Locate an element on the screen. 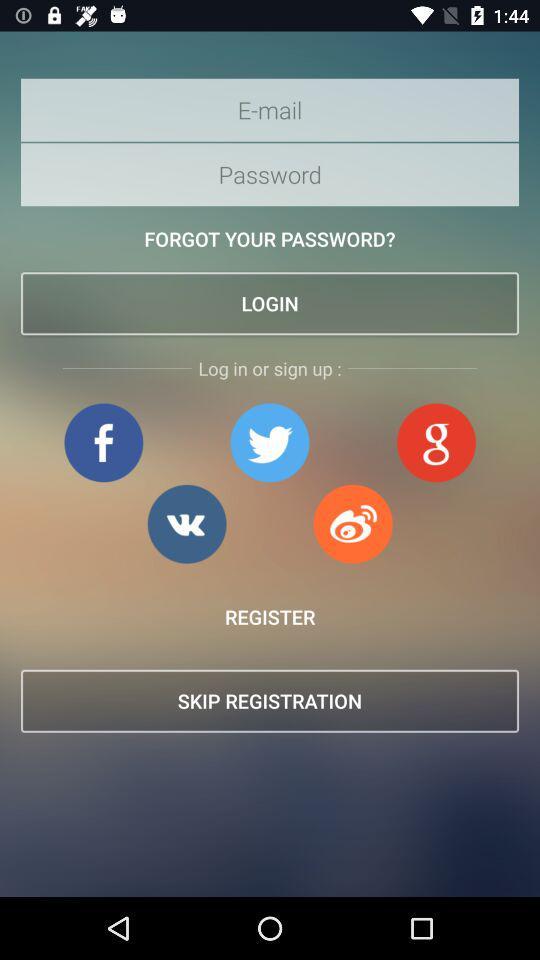 The width and height of the screenshot is (540, 960). login with google is located at coordinates (435, 442).